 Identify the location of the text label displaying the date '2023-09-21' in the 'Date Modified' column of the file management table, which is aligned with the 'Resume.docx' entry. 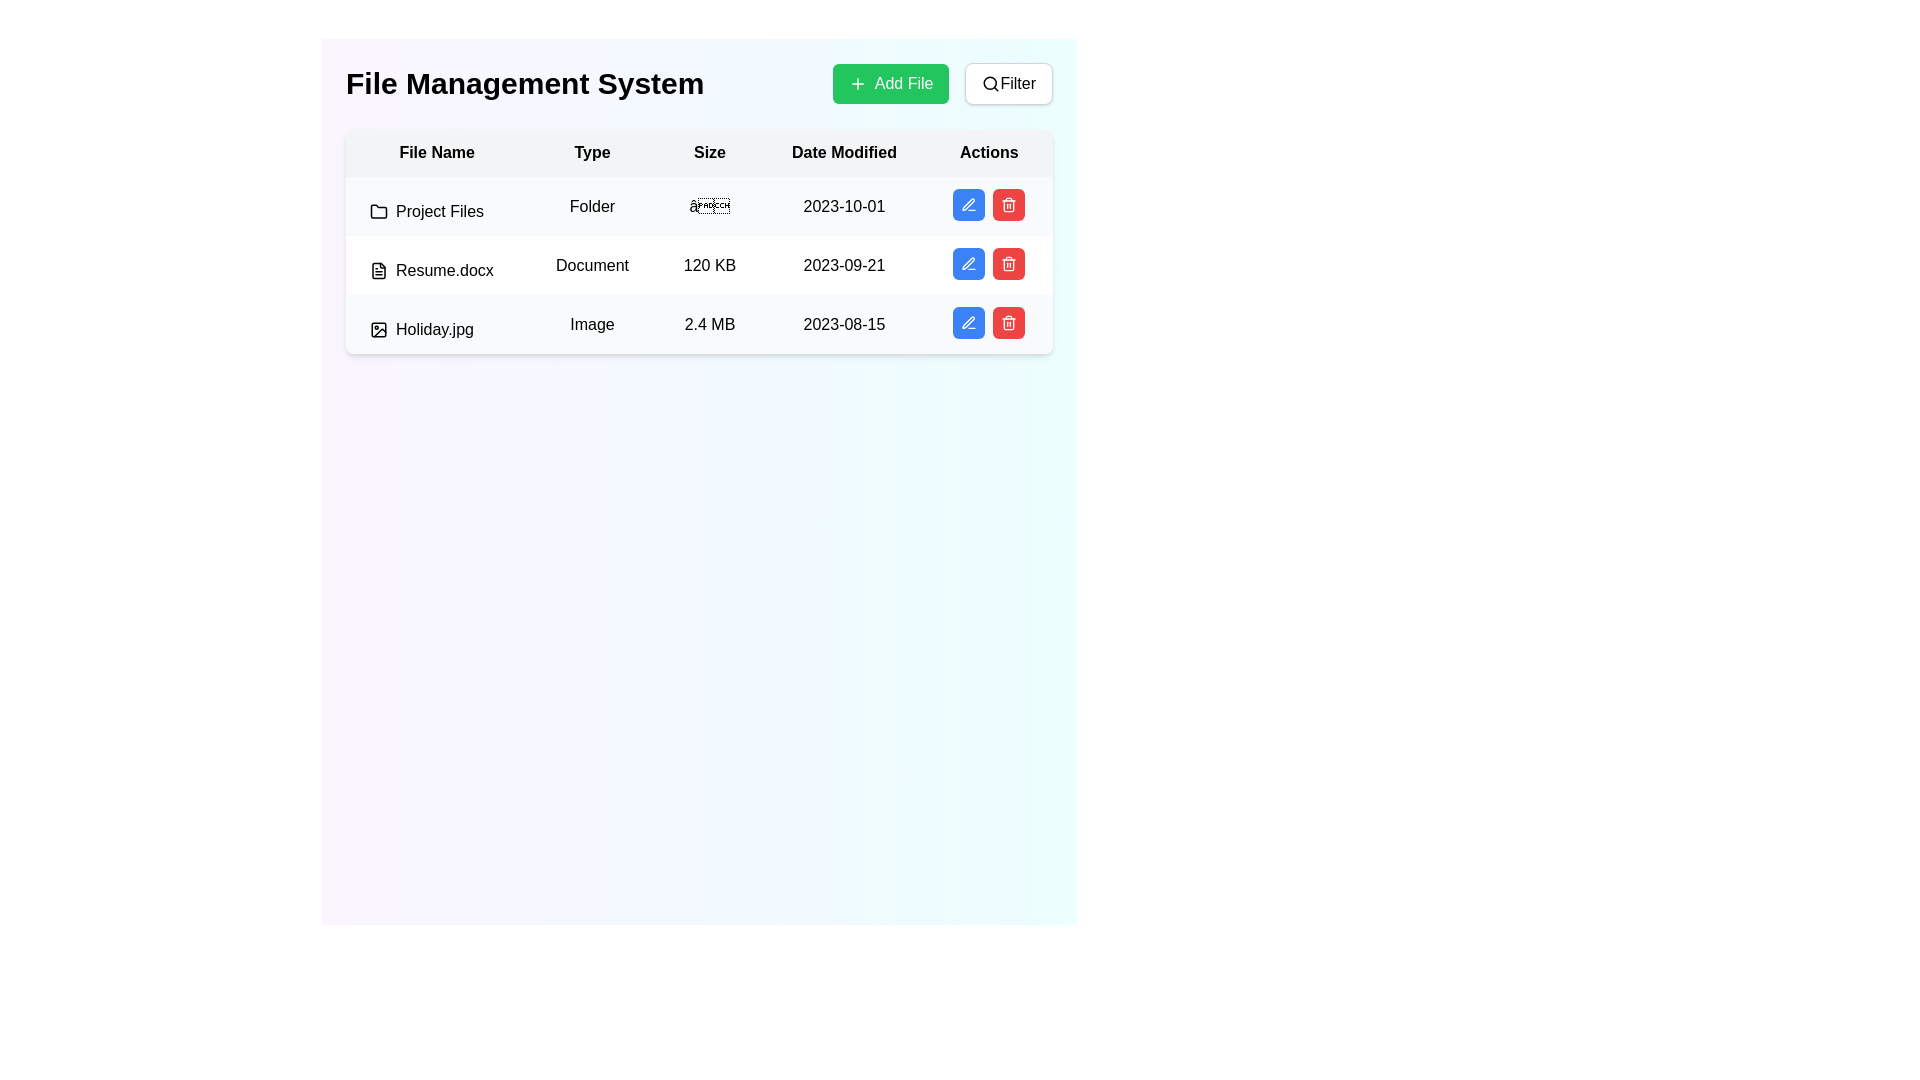
(844, 264).